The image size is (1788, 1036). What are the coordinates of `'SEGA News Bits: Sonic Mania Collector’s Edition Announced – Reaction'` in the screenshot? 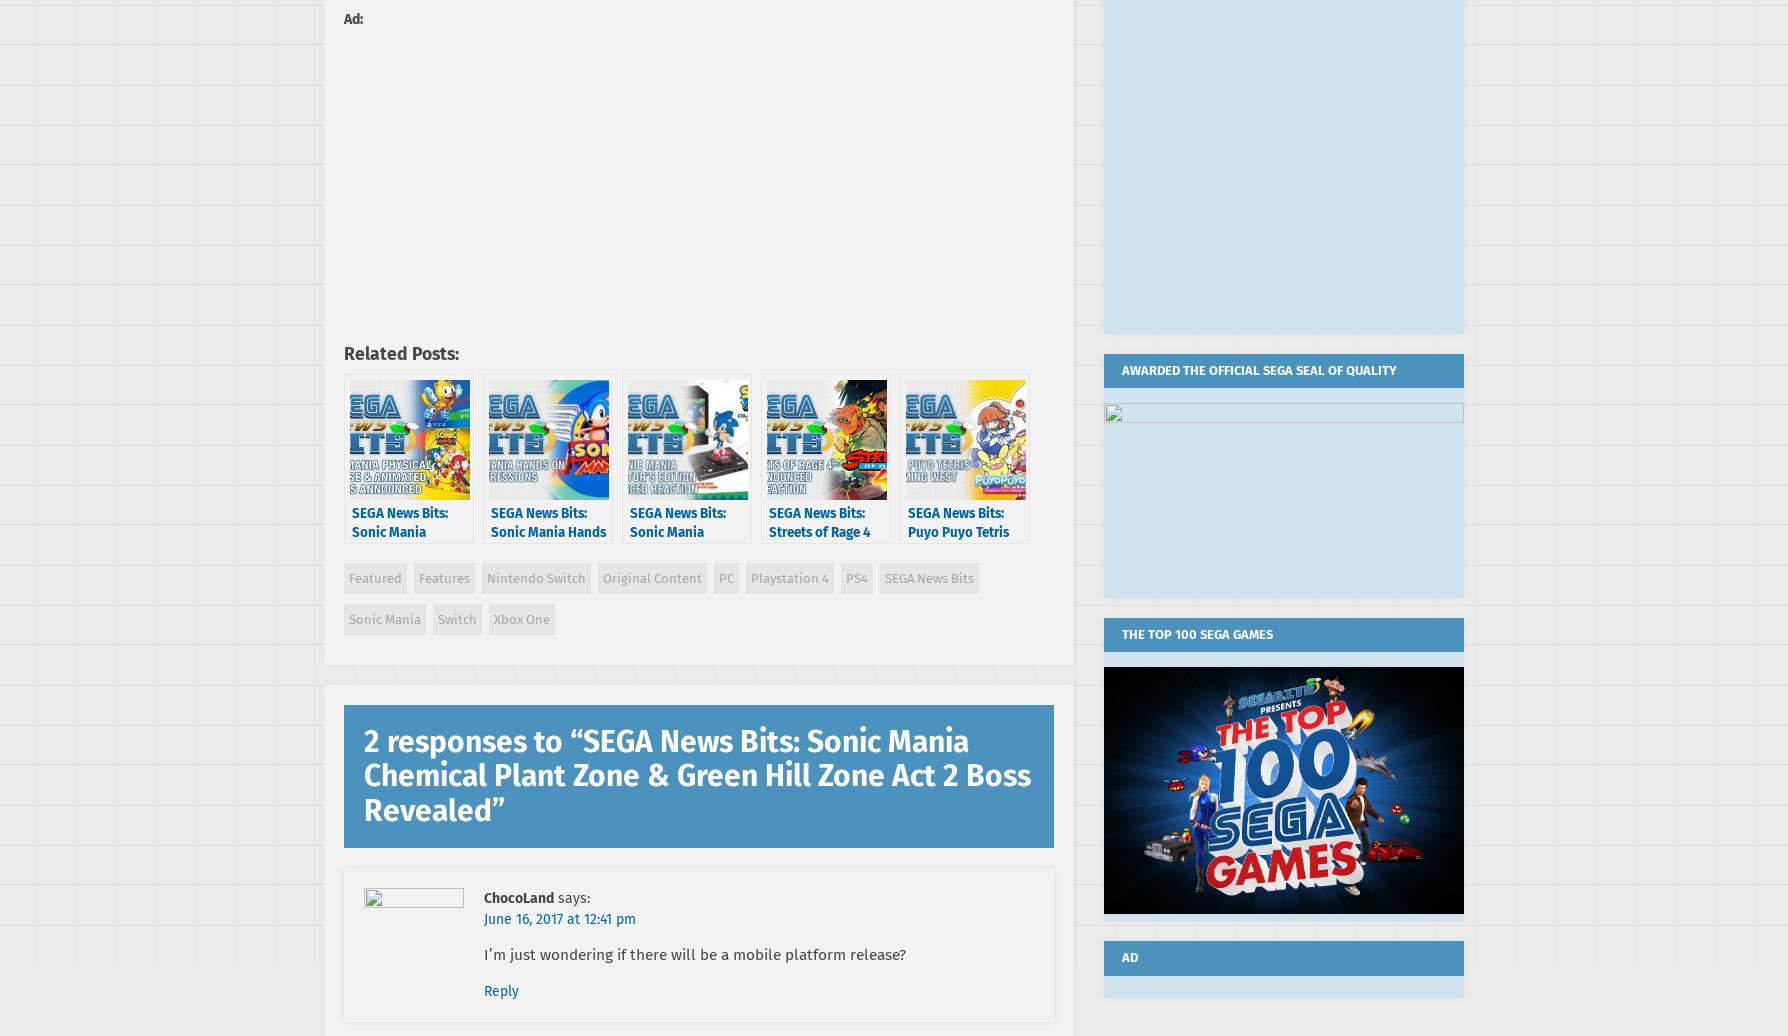 It's located at (684, 550).